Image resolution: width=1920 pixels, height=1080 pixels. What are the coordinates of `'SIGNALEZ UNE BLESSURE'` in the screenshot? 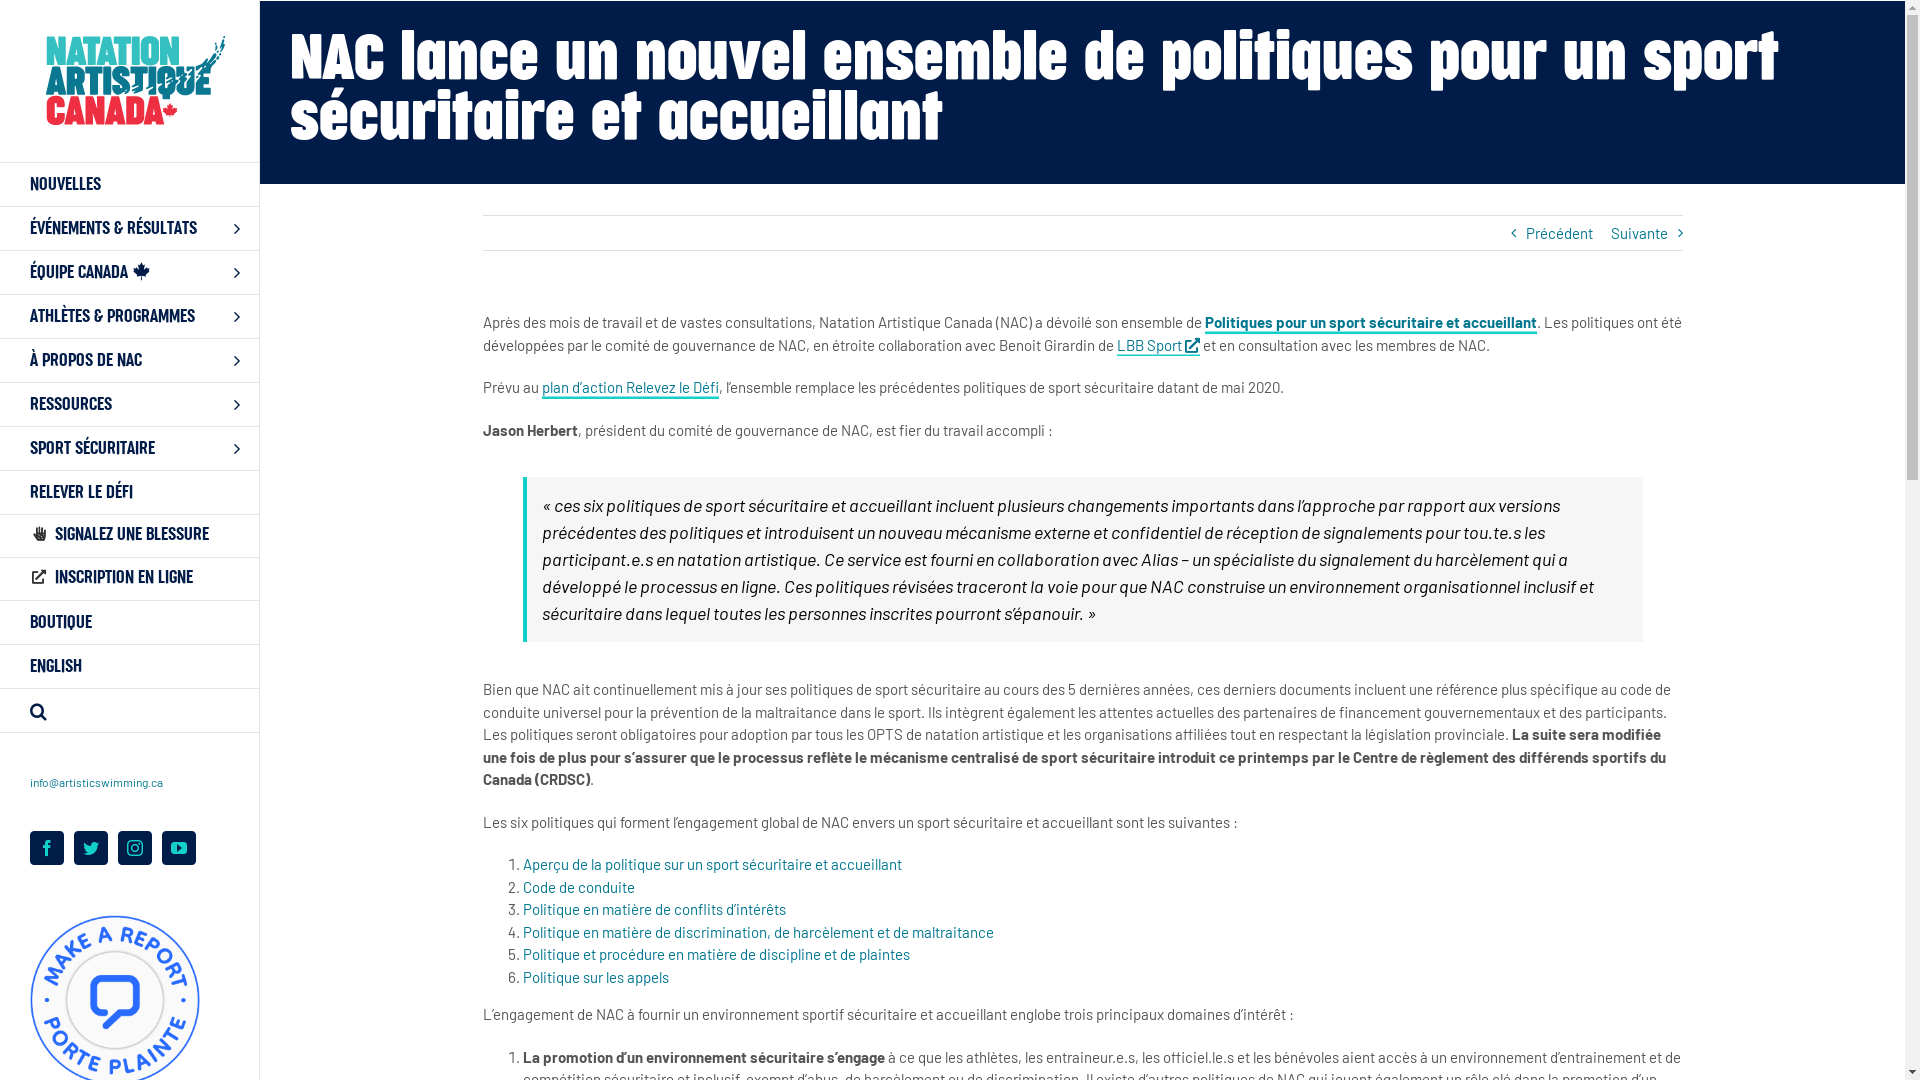 It's located at (128, 535).